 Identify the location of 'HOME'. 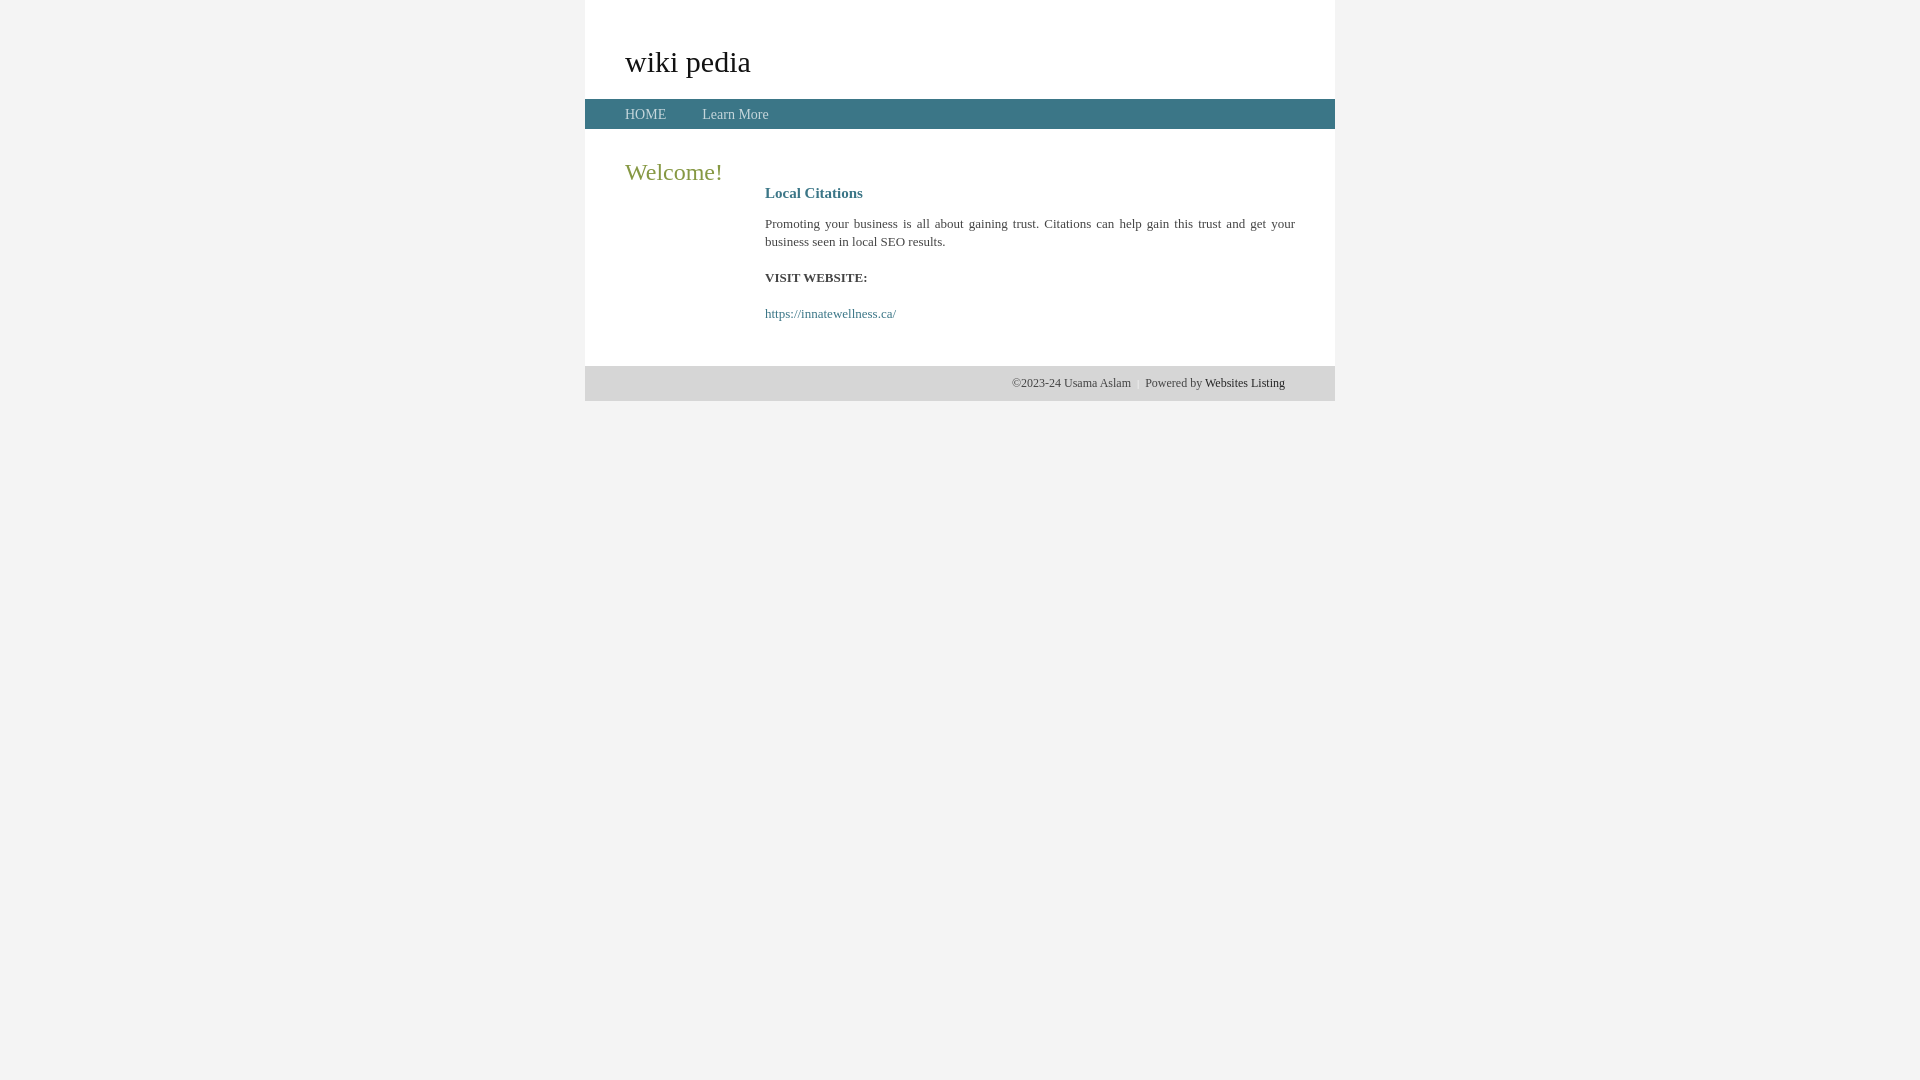
(645, 114).